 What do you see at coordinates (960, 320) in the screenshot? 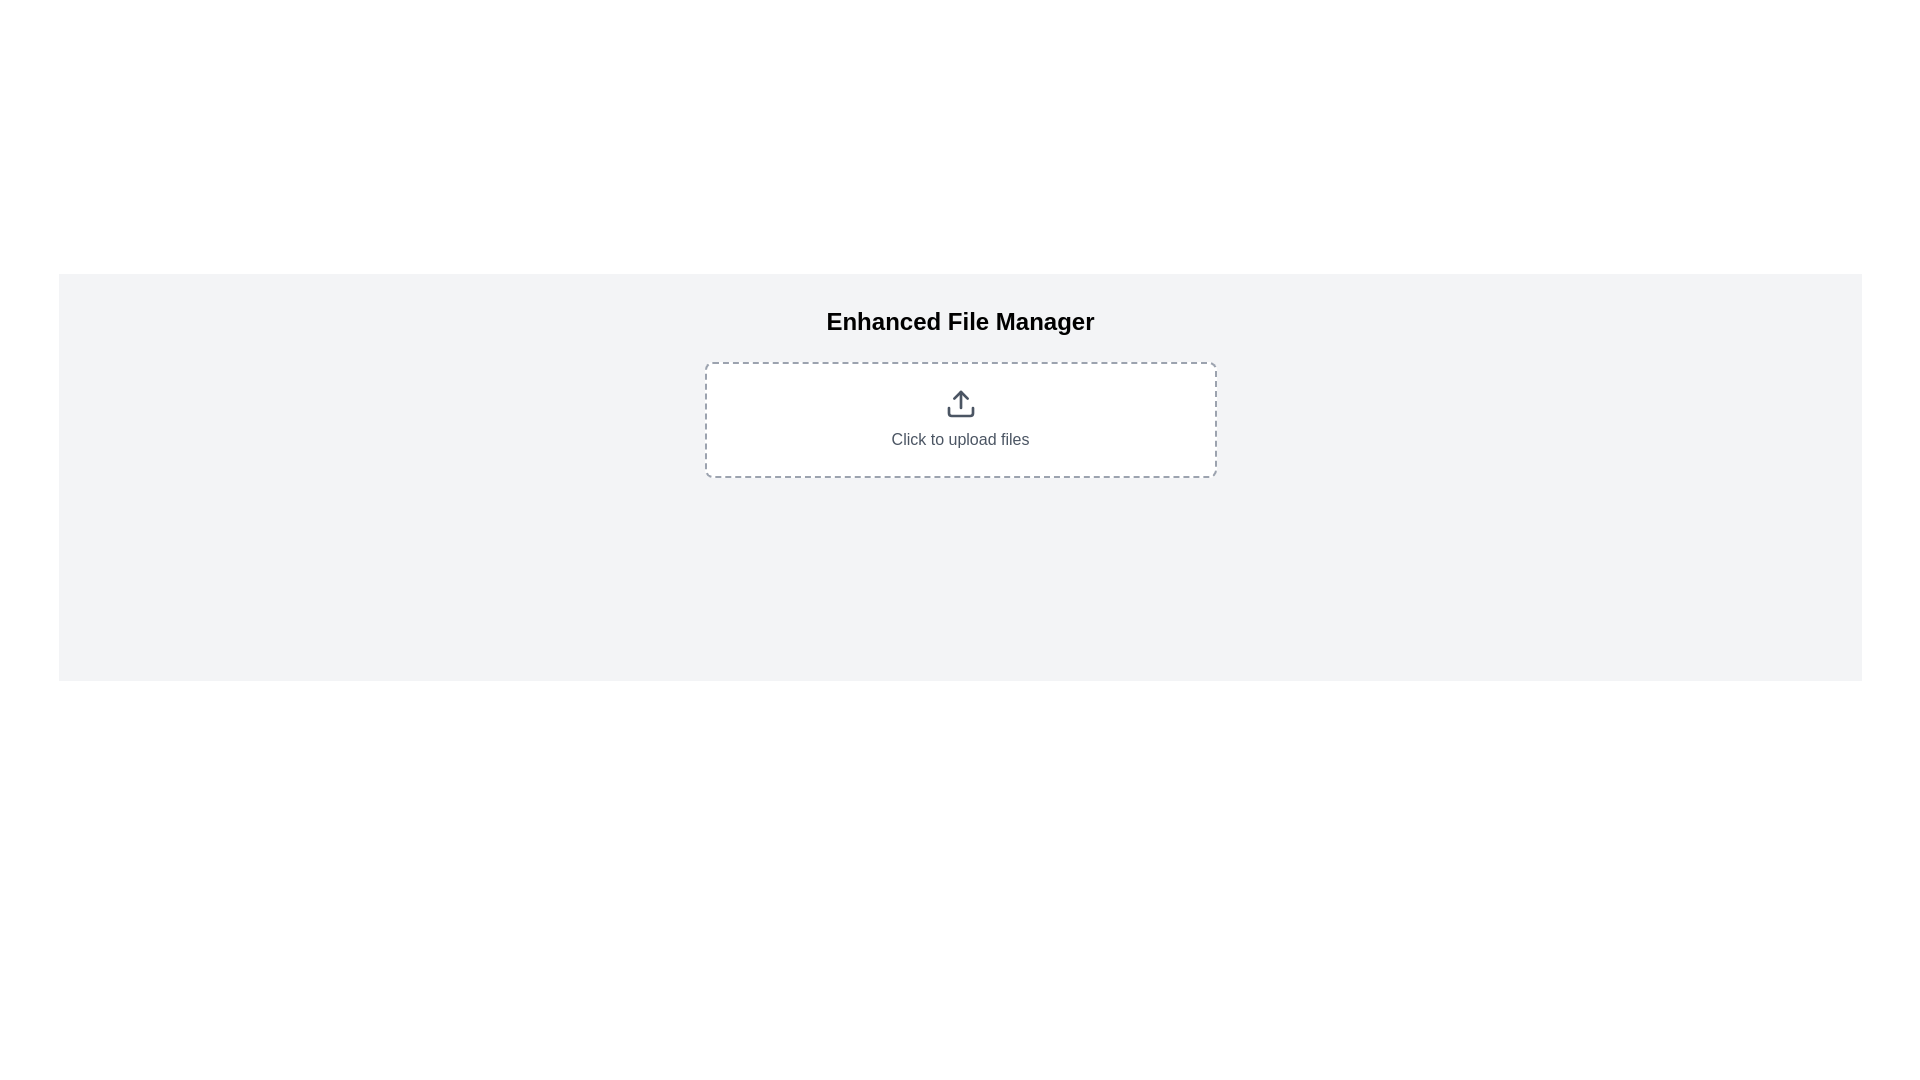
I see `the header text element that serves as the title of the interface, located near the top center of the page directly above the file upload section` at bounding box center [960, 320].